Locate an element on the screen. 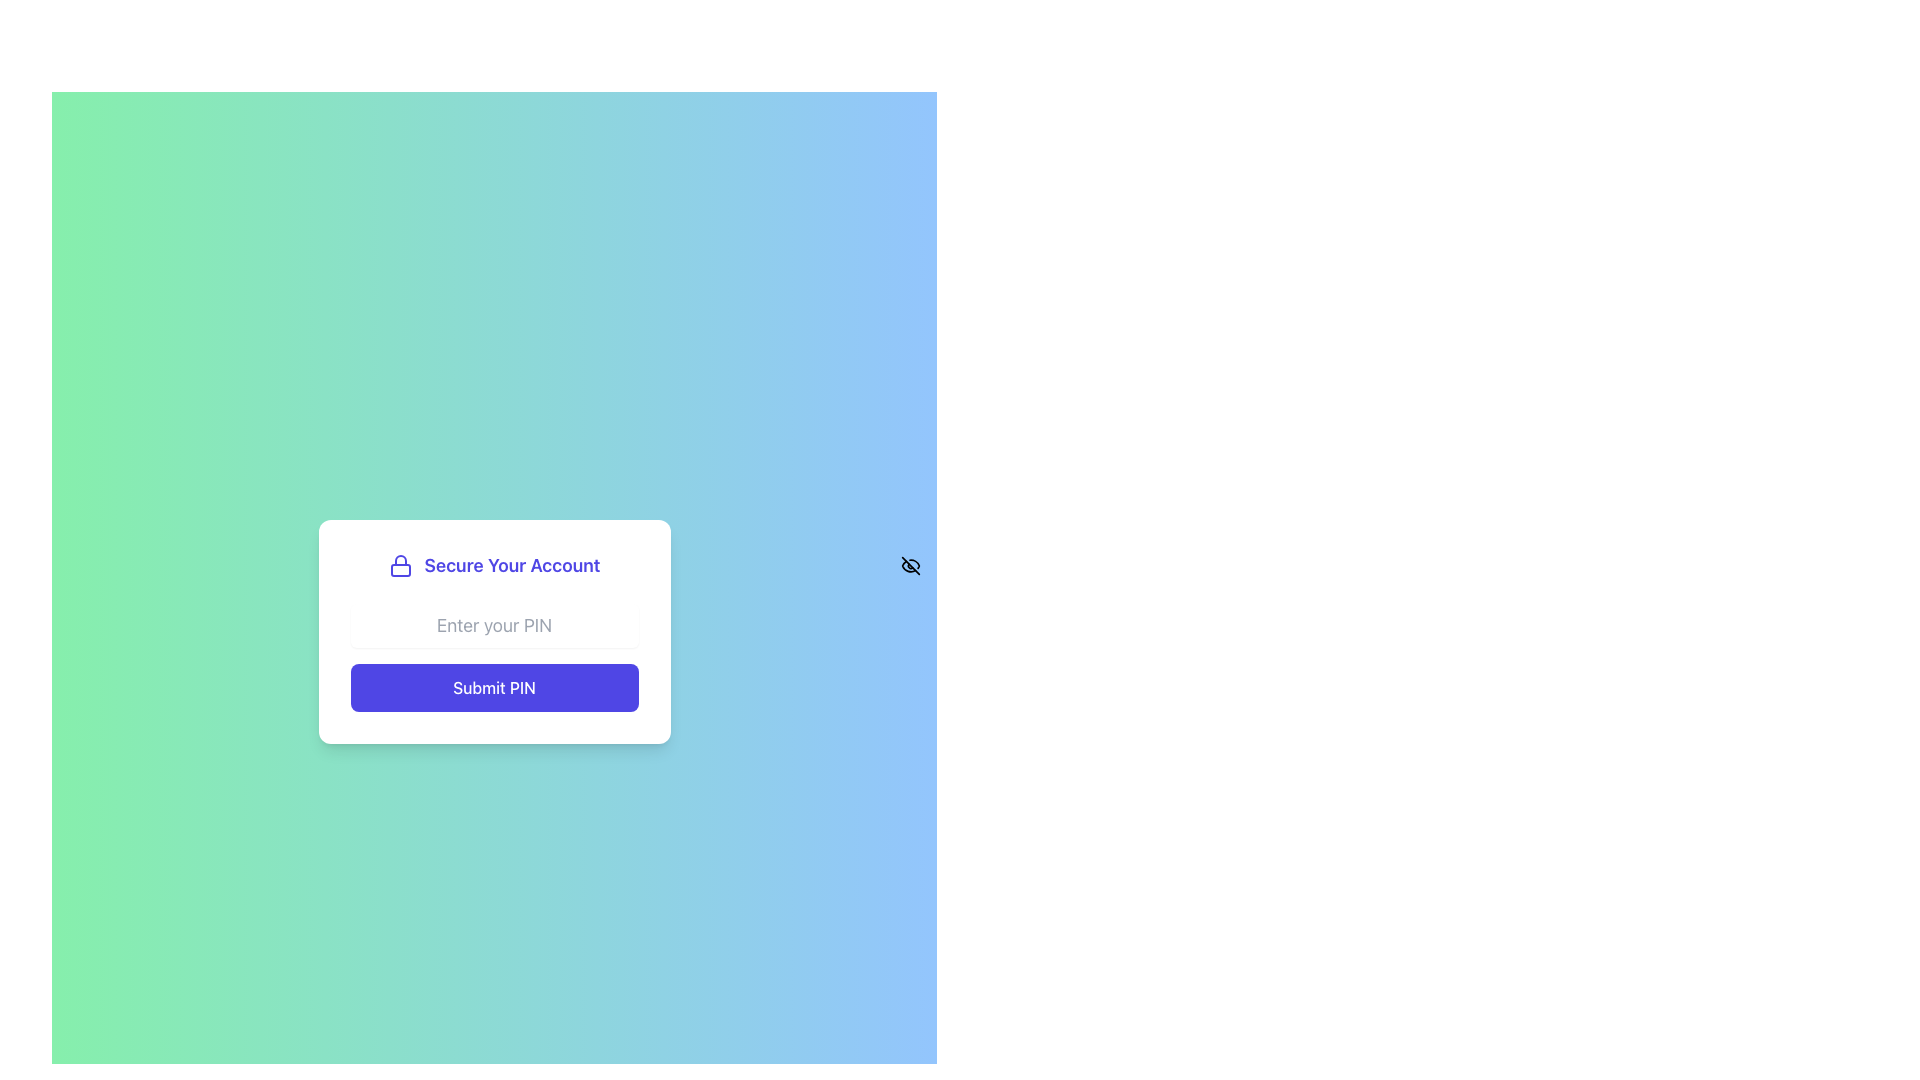 This screenshot has height=1080, width=1920. the lock or keyhole icon located in the top-left corner of the form card, adjacent to the bold blue text 'Secure Your Account' is located at coordinates (400, 560).